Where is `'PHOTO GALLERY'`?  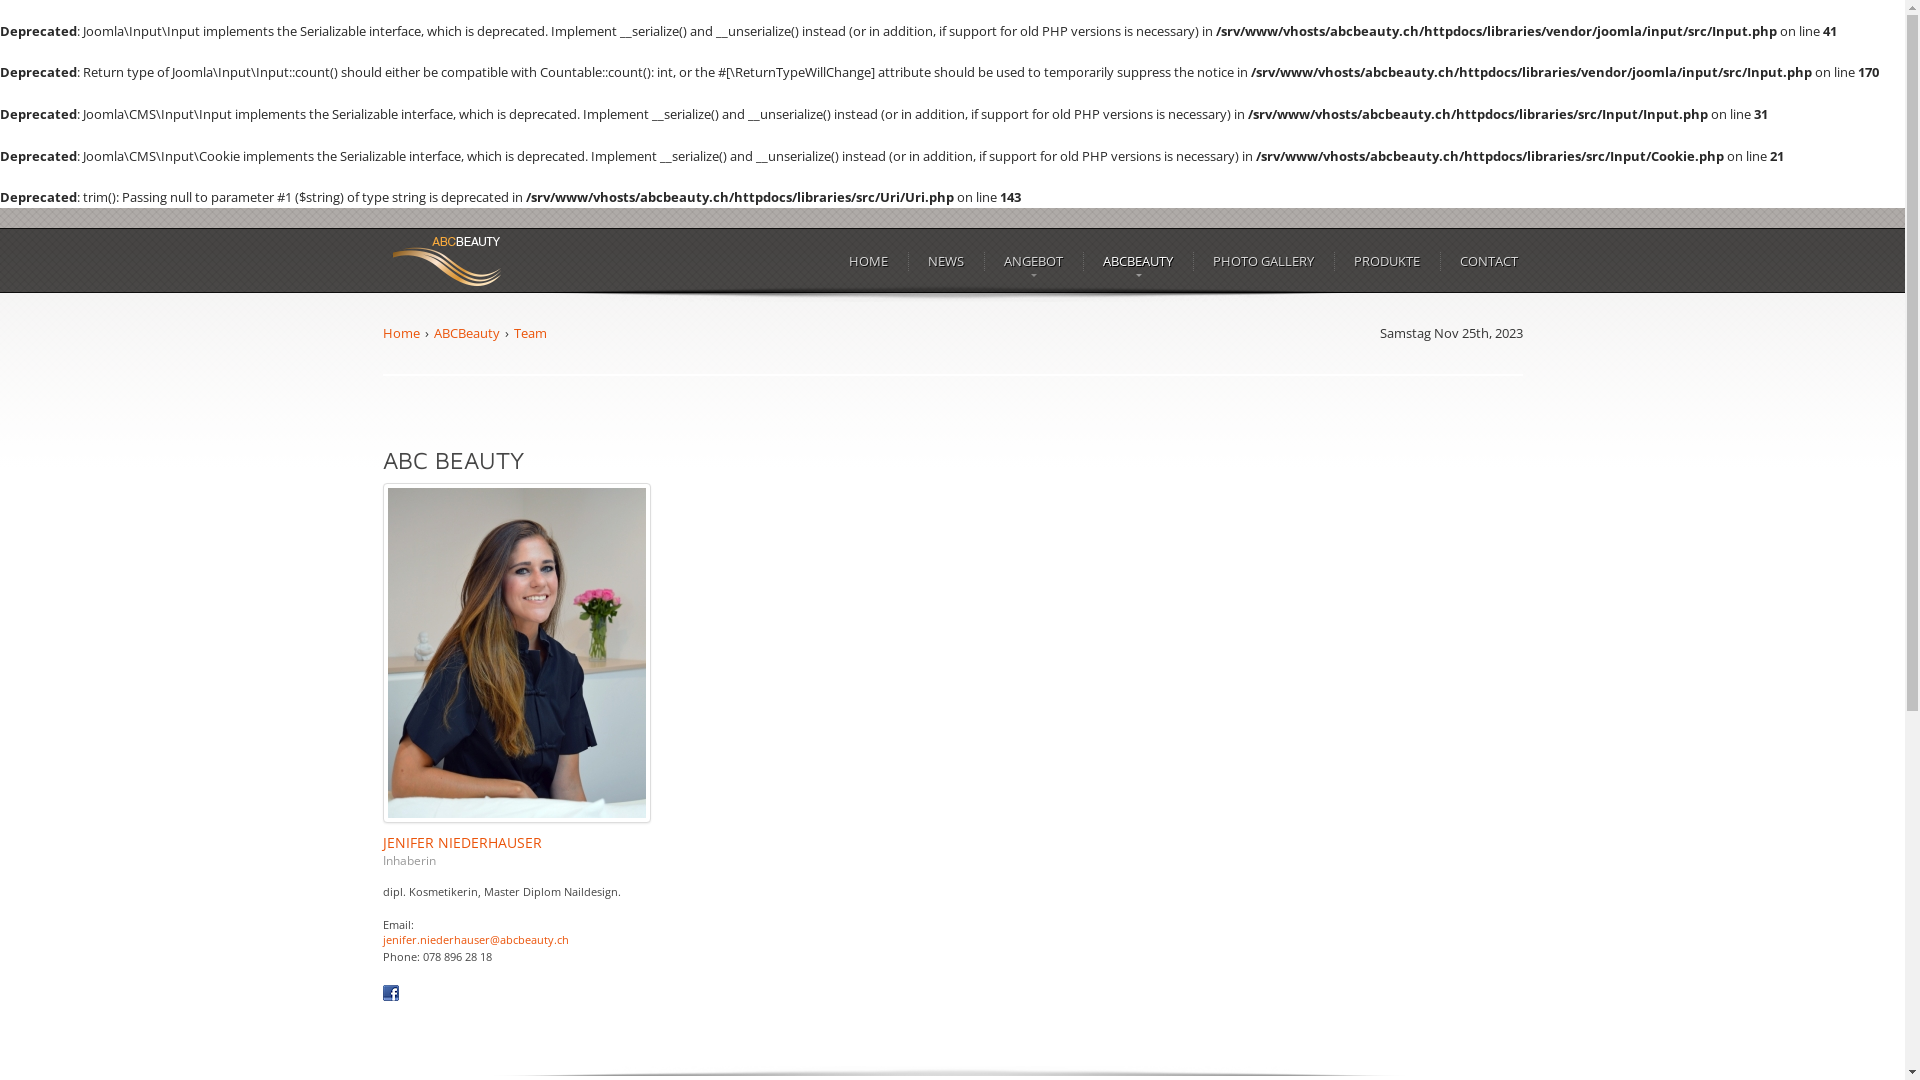 'PHOTO GALLERY' is located at coordinates (1262, 260).